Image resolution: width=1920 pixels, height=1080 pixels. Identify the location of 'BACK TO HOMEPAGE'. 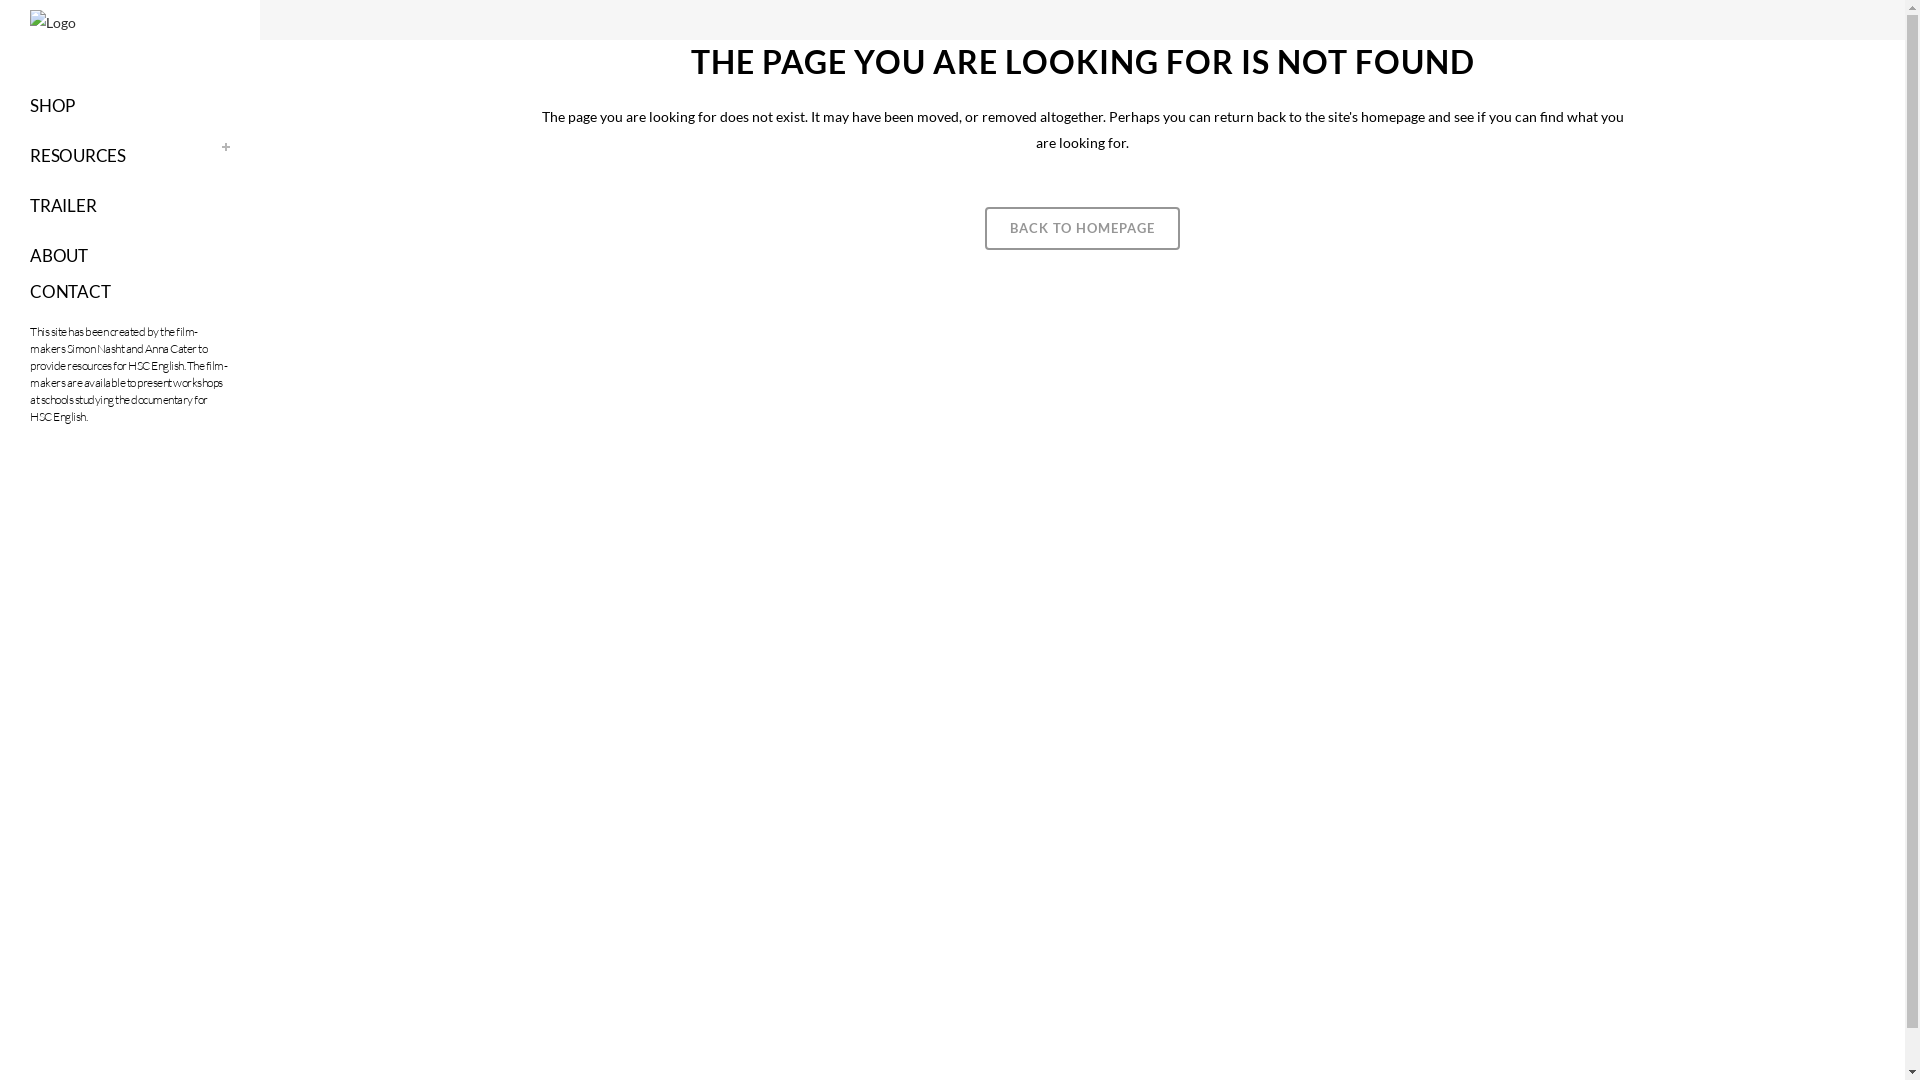
(1081, 227).